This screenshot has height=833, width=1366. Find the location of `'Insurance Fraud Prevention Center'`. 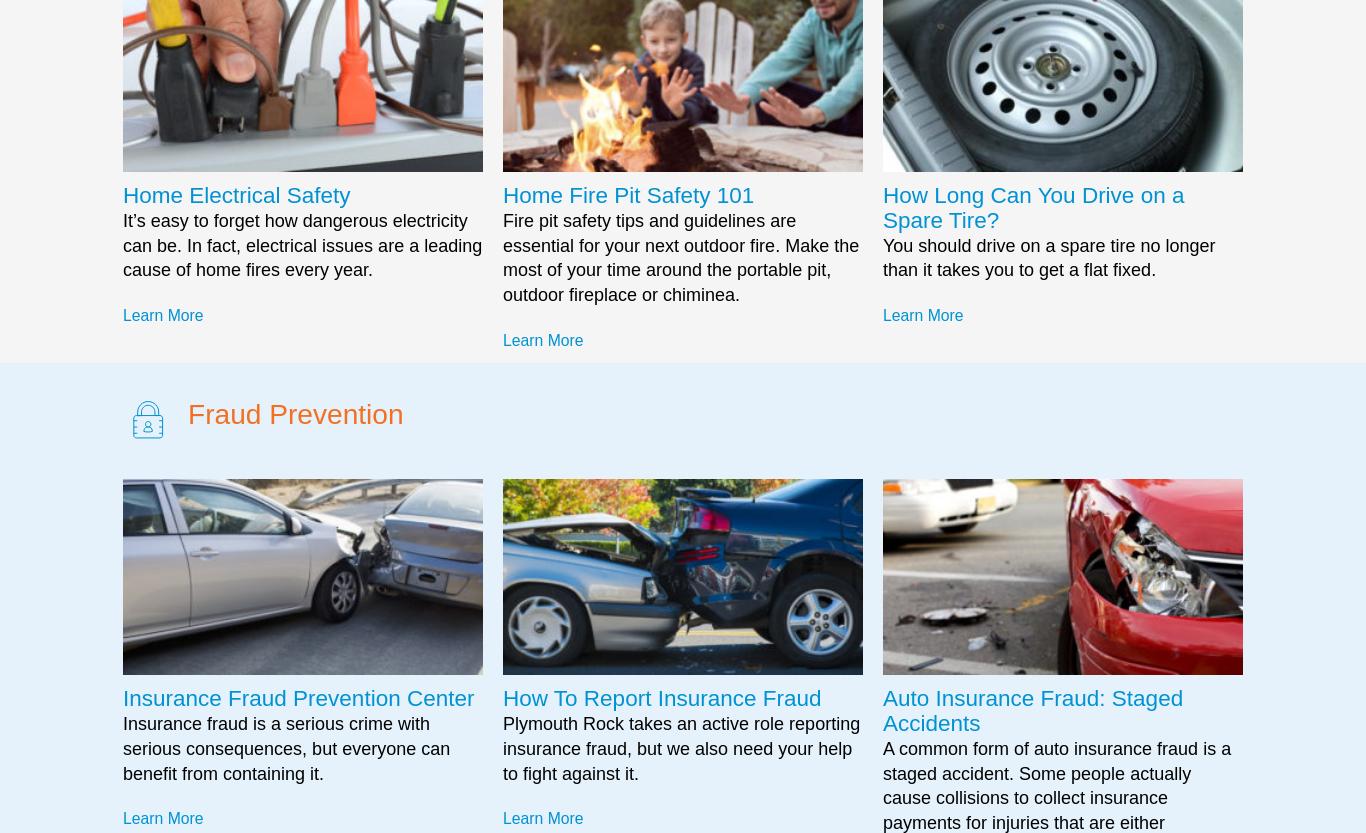

'Insurance Fraud Prevention Center' is located at coordinates (298, 697).